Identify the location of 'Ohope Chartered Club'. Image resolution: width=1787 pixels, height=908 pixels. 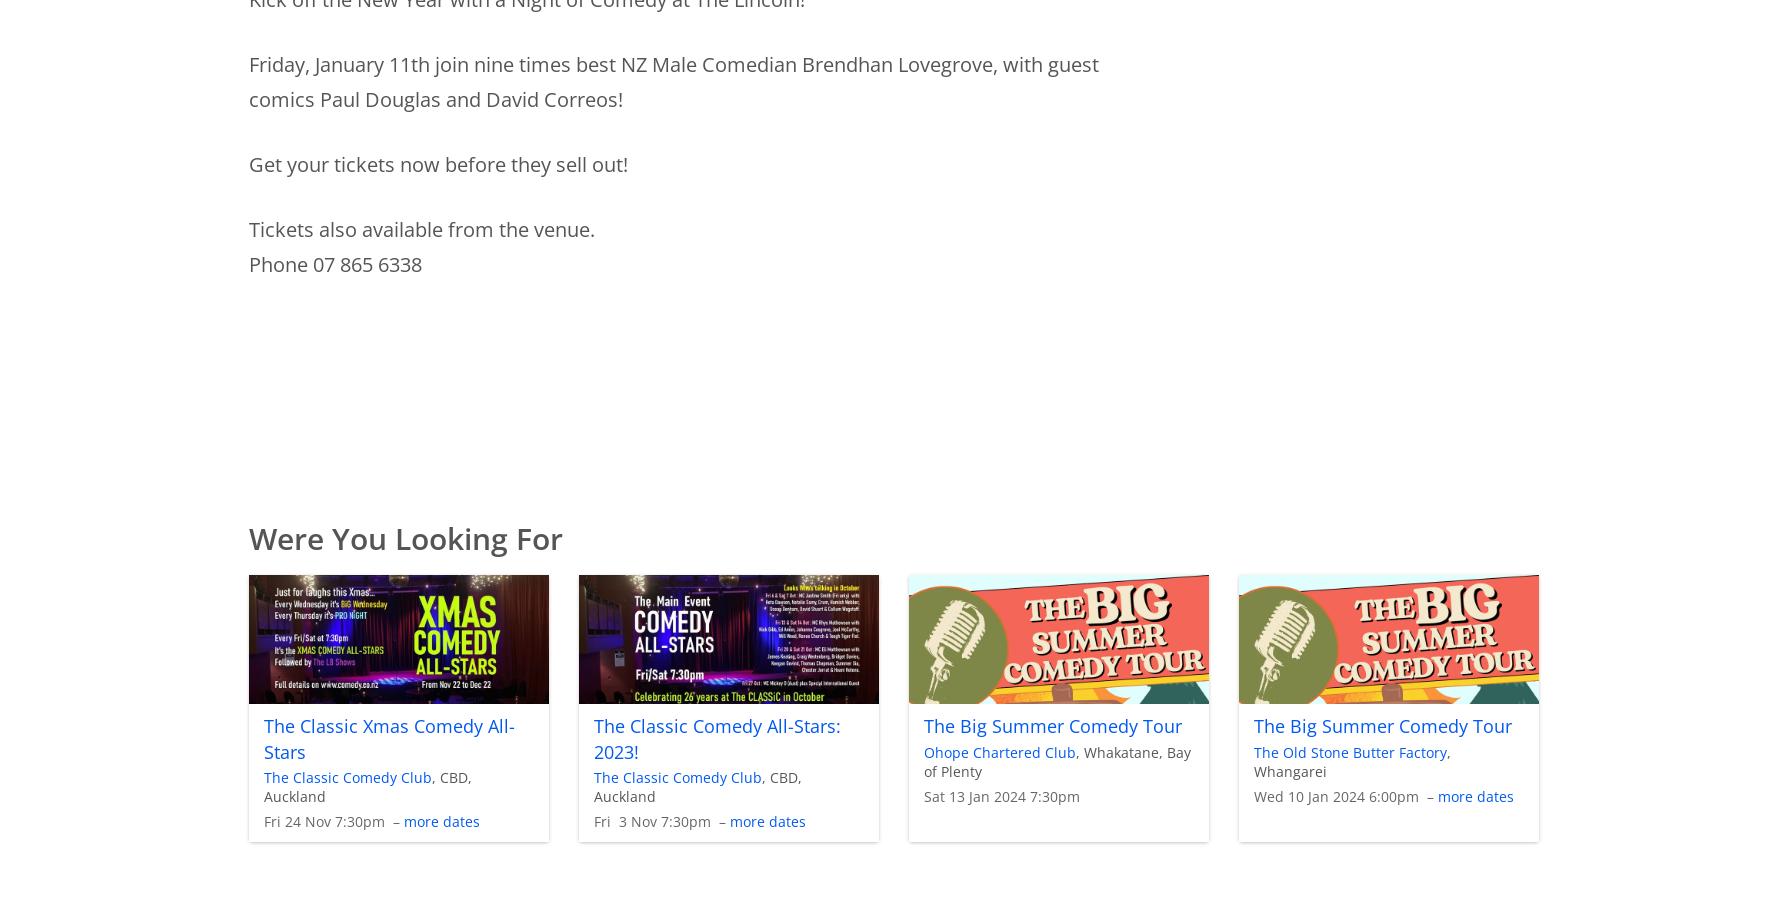
(997, 751).